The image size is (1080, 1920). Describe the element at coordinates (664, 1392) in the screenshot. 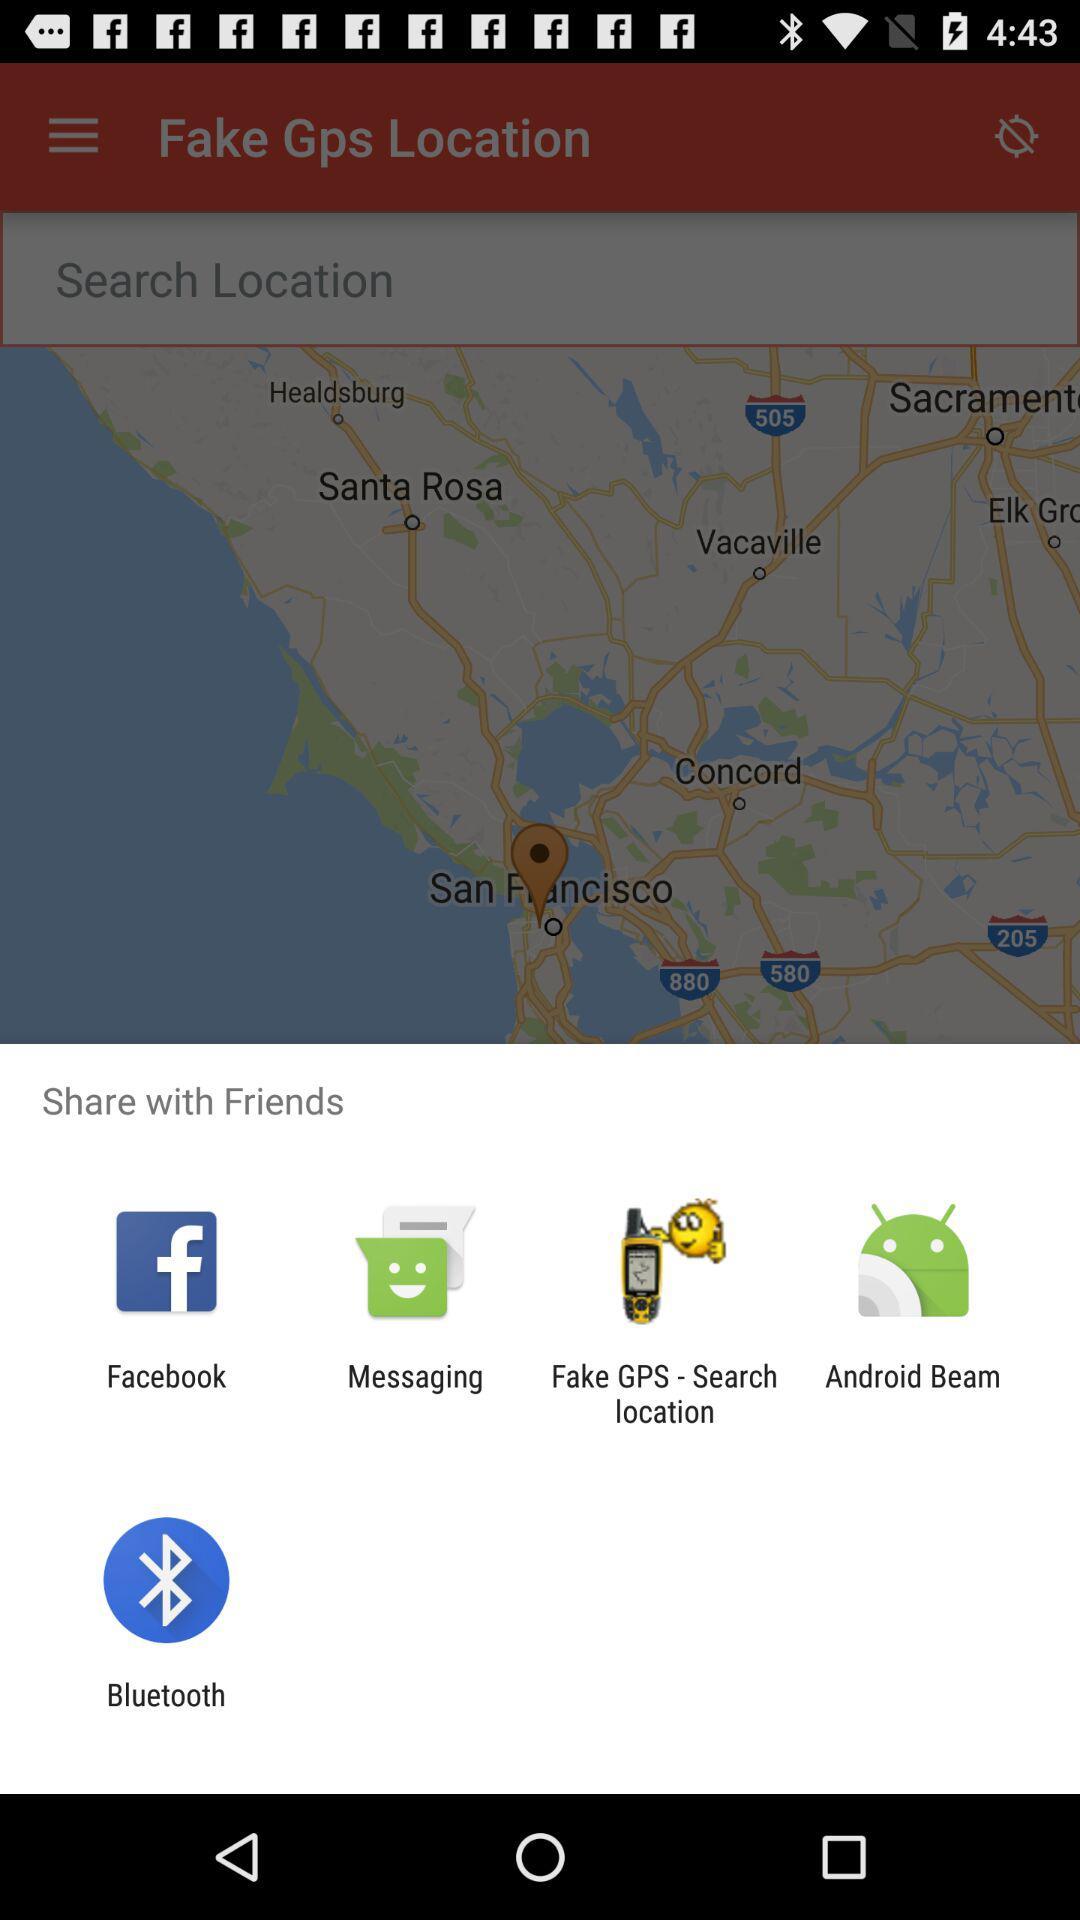

I see `icon to the left of android beam item` at that location.